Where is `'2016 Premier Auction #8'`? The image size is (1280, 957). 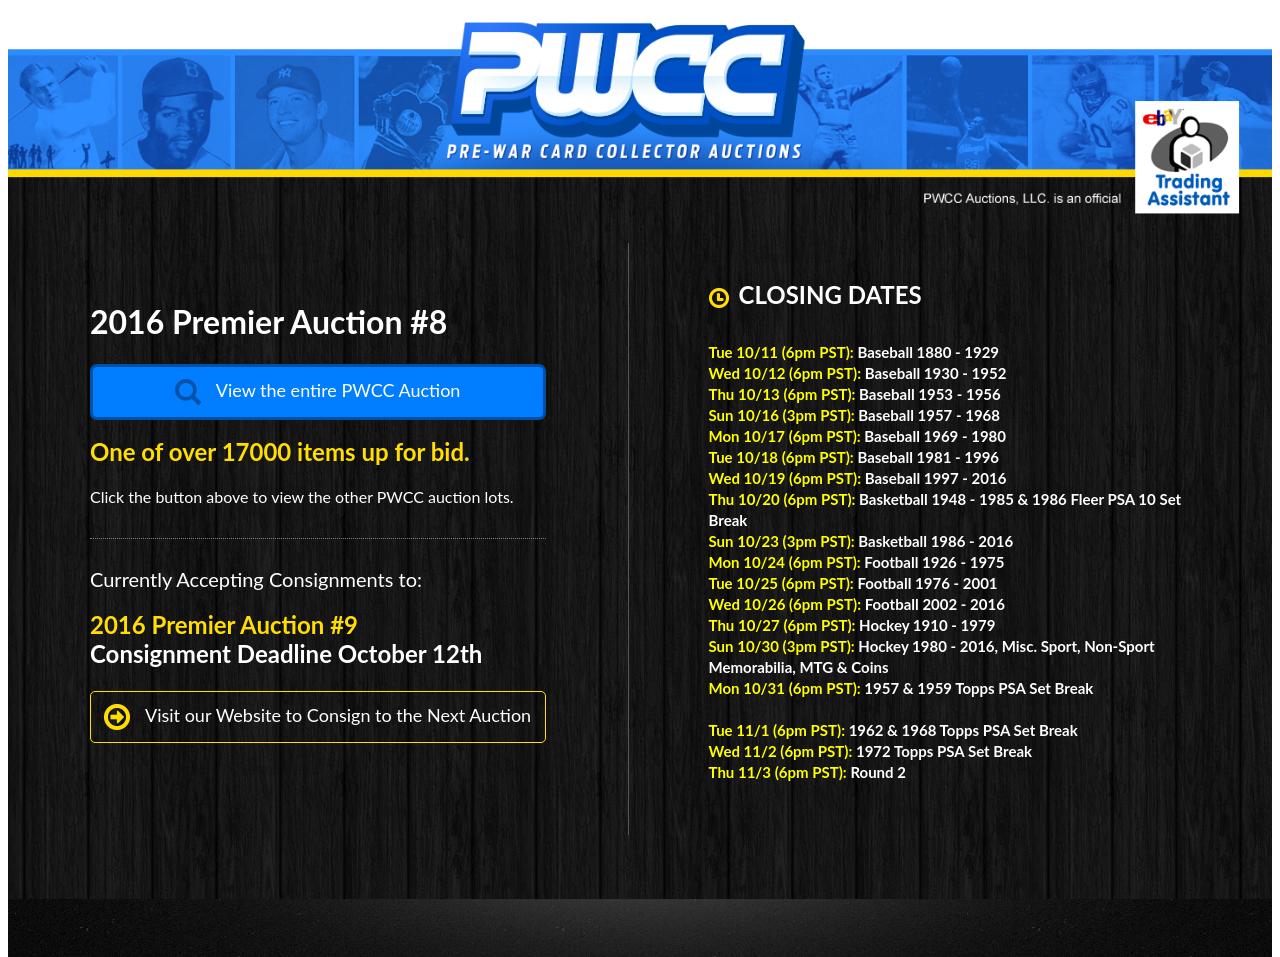
'2016 Premier Auction #8' is located at coordinates (267, 322).